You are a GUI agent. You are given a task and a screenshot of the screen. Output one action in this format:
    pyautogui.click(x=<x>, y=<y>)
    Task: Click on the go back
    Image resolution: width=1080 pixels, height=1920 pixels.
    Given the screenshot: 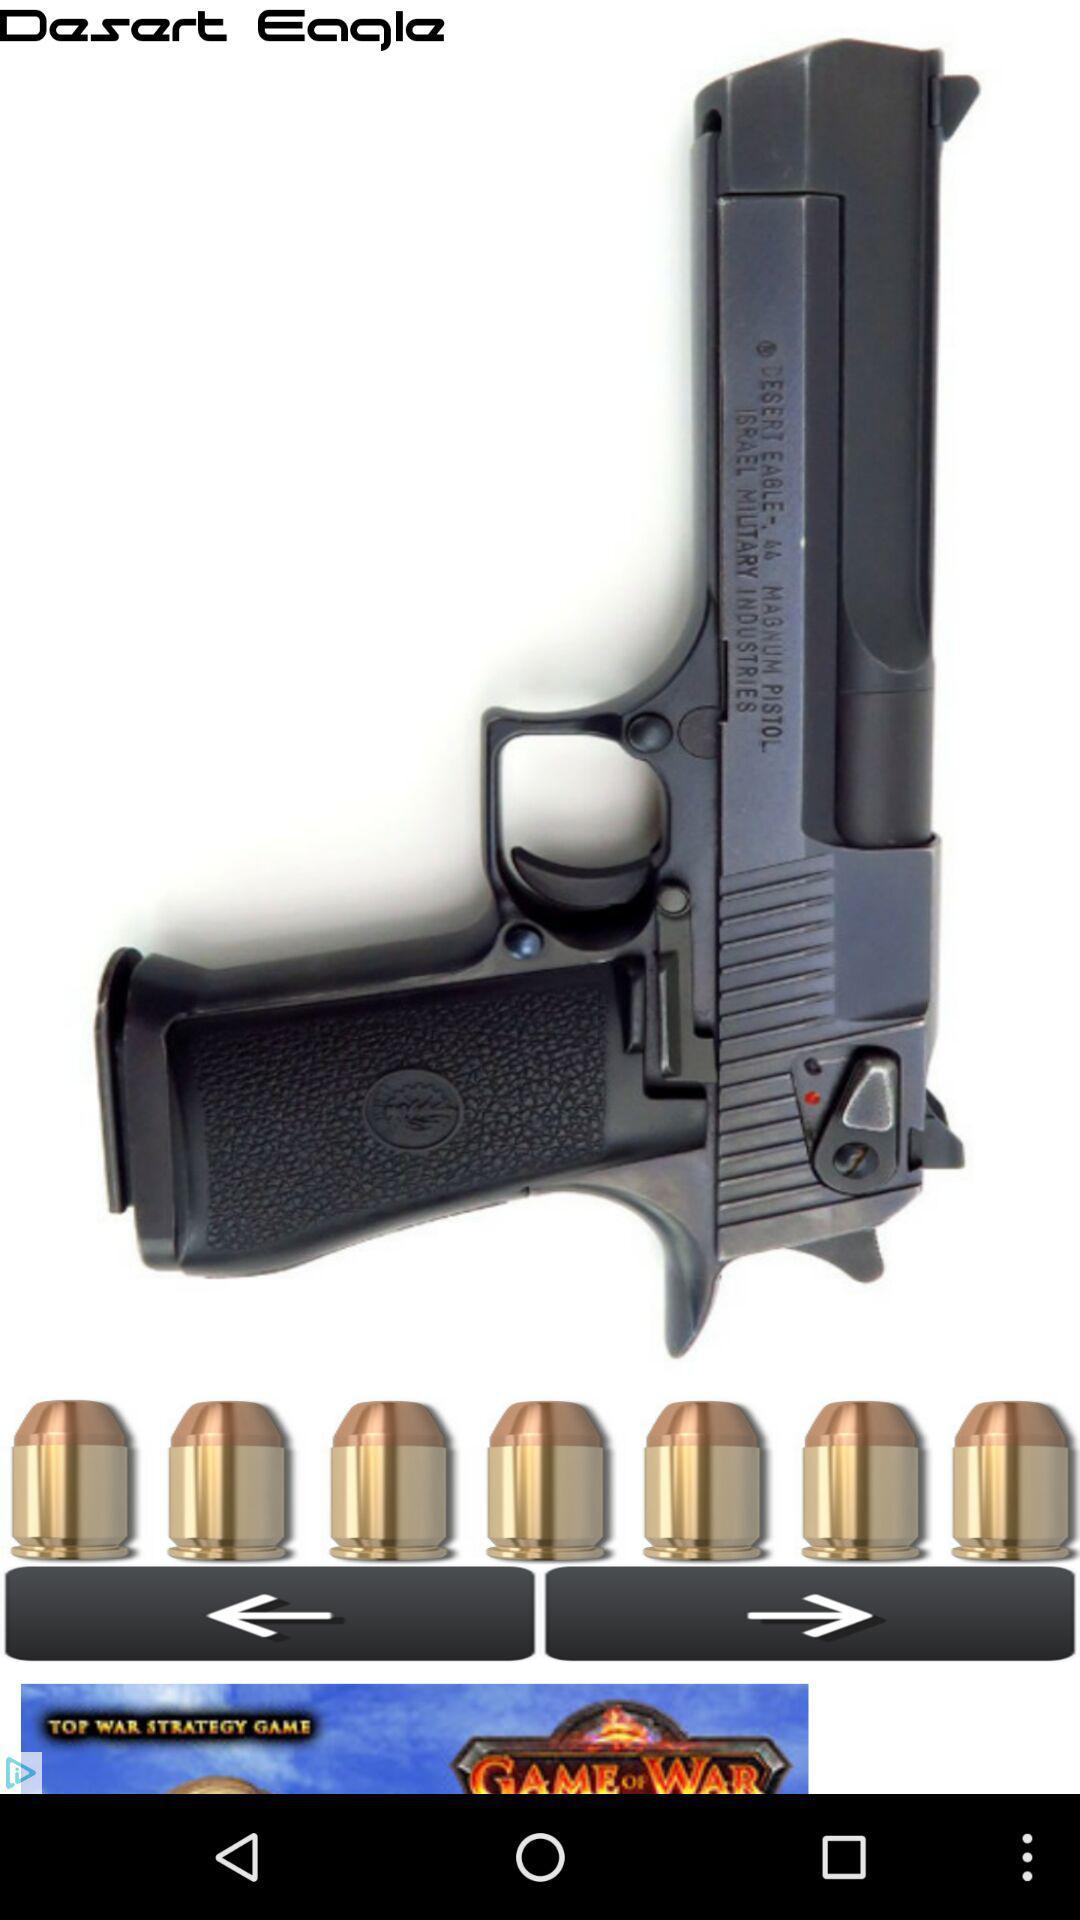 What is the action you would take?
    pyautogui.click(x=810, y=1613)
    